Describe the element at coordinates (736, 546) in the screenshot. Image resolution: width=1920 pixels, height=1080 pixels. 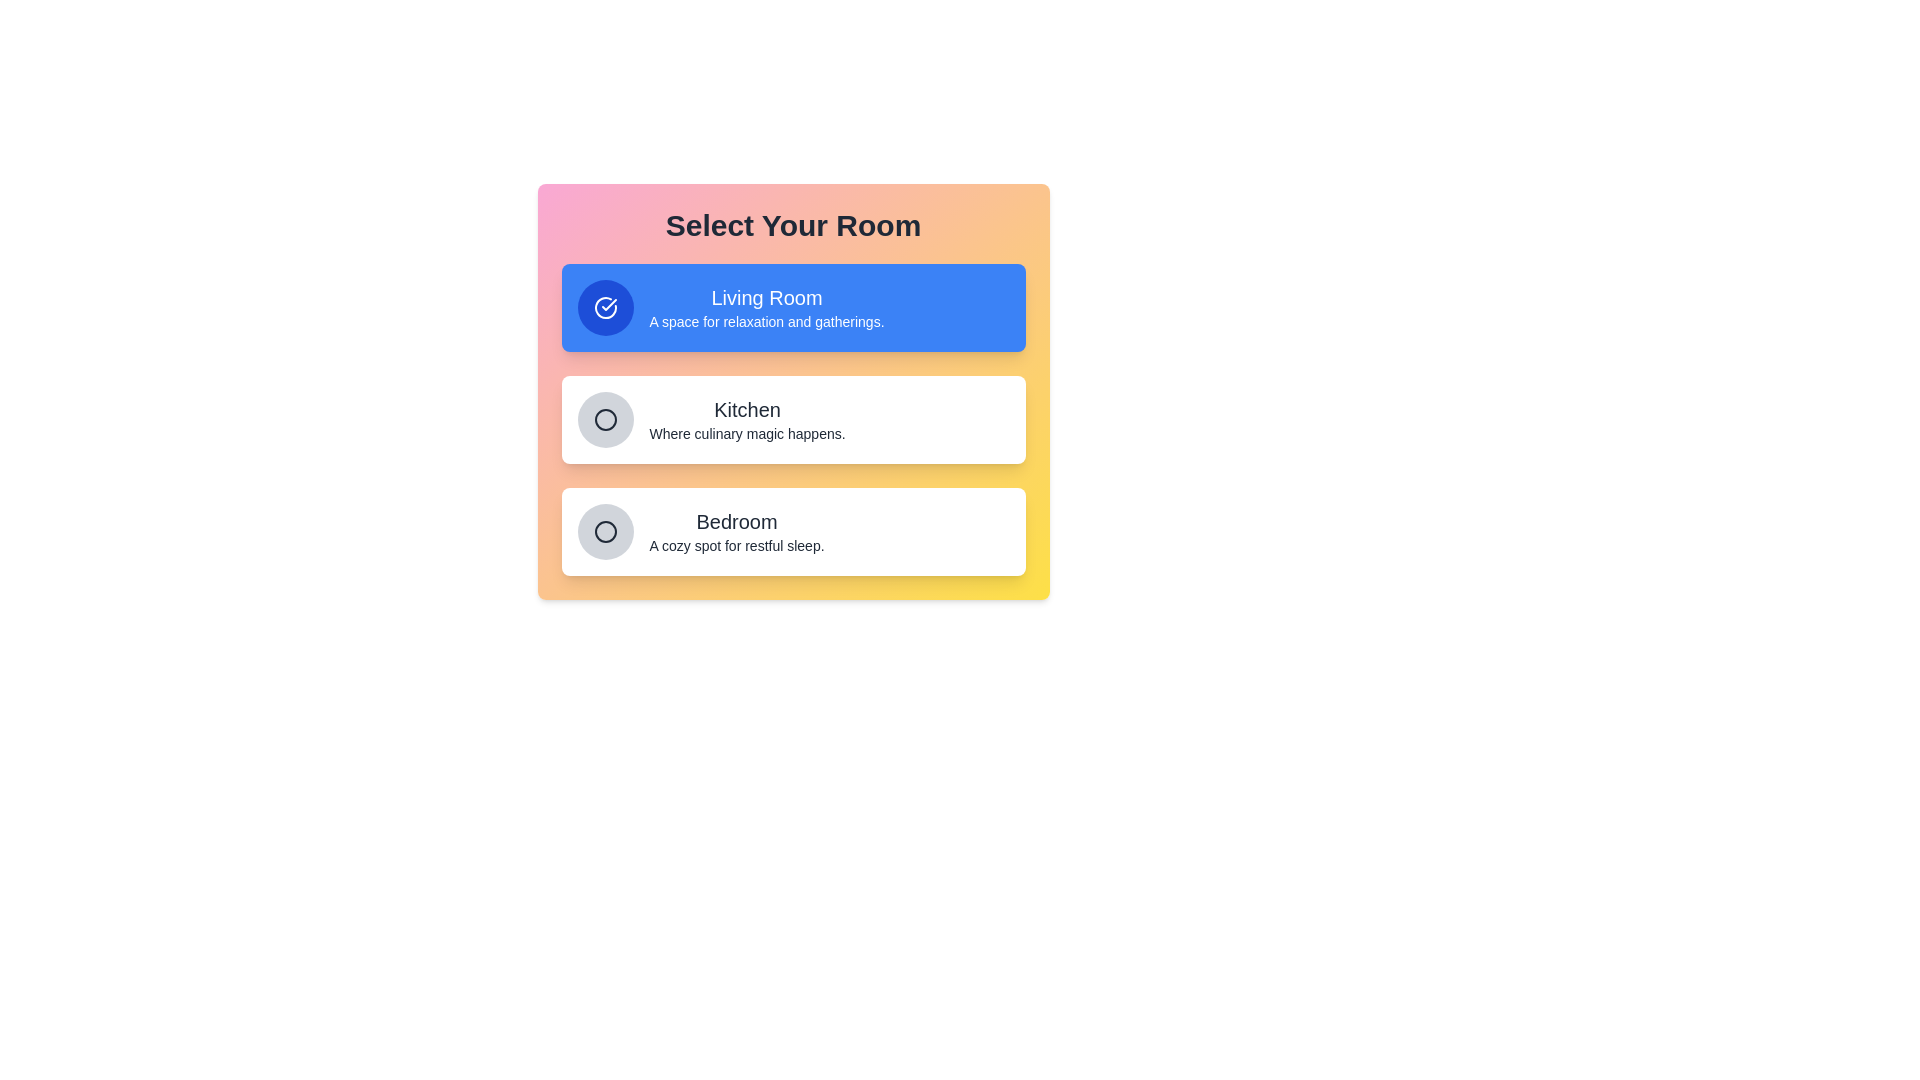
I see `the text label that reads 'A cozy spot for restful sleep.' located beneath the 'Bedroom' label in the interface` at that location.